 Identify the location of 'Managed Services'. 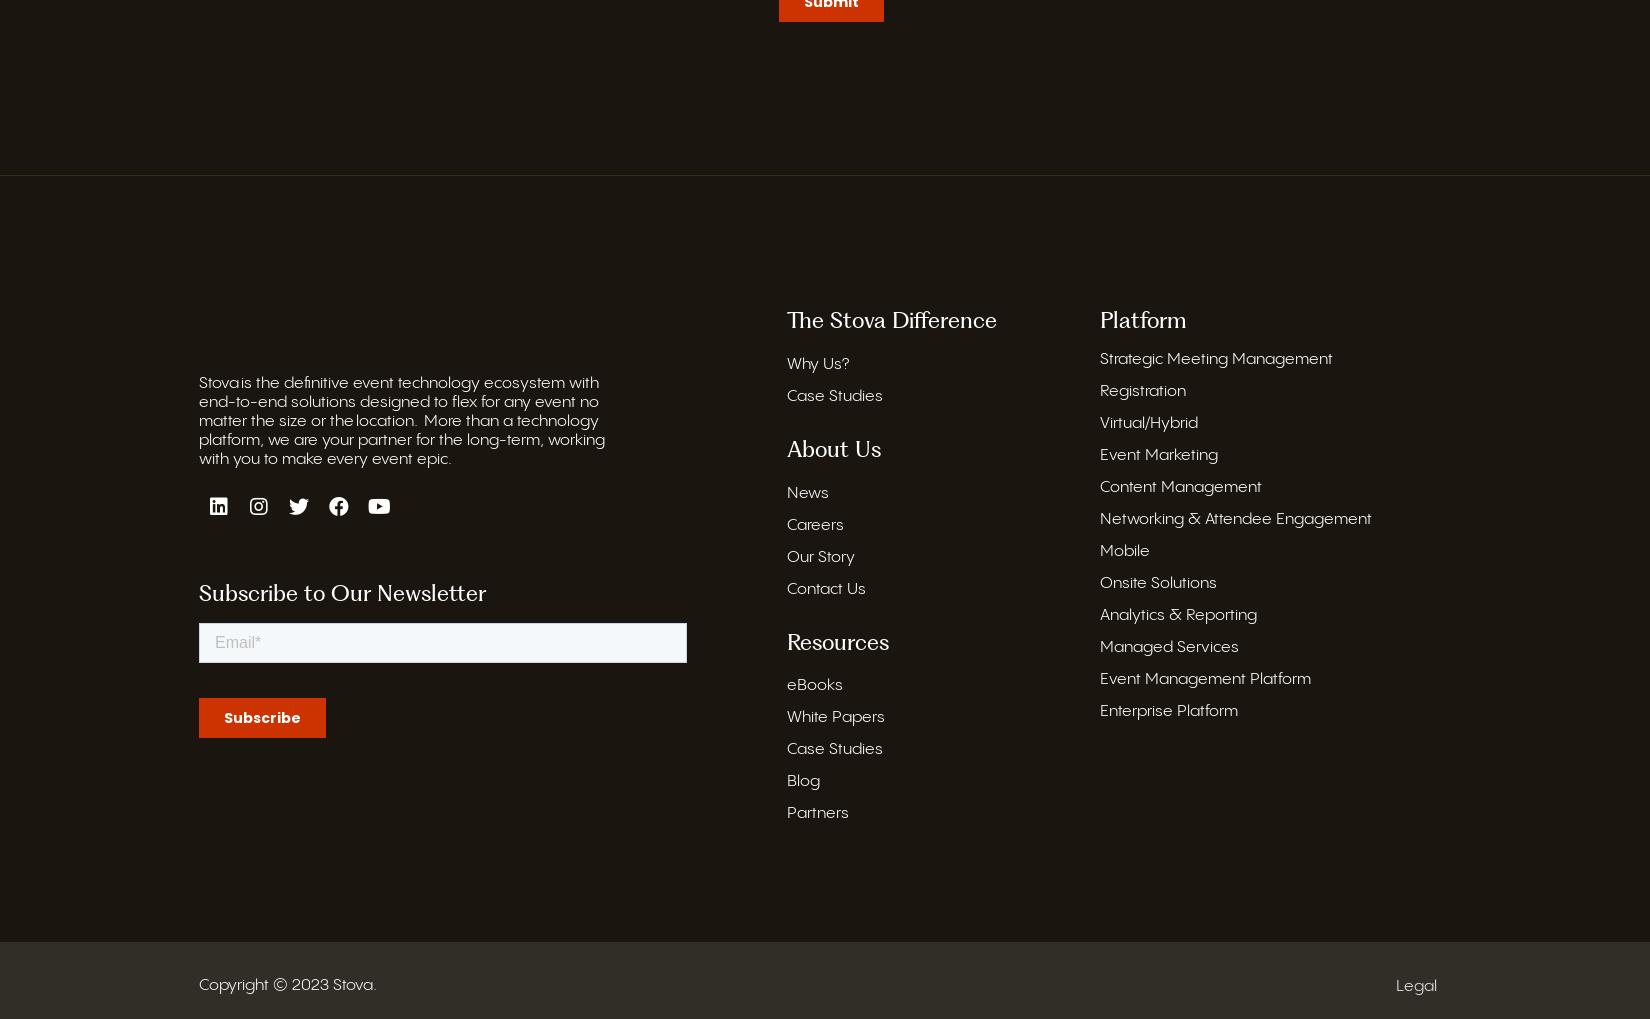
(1100, 647).